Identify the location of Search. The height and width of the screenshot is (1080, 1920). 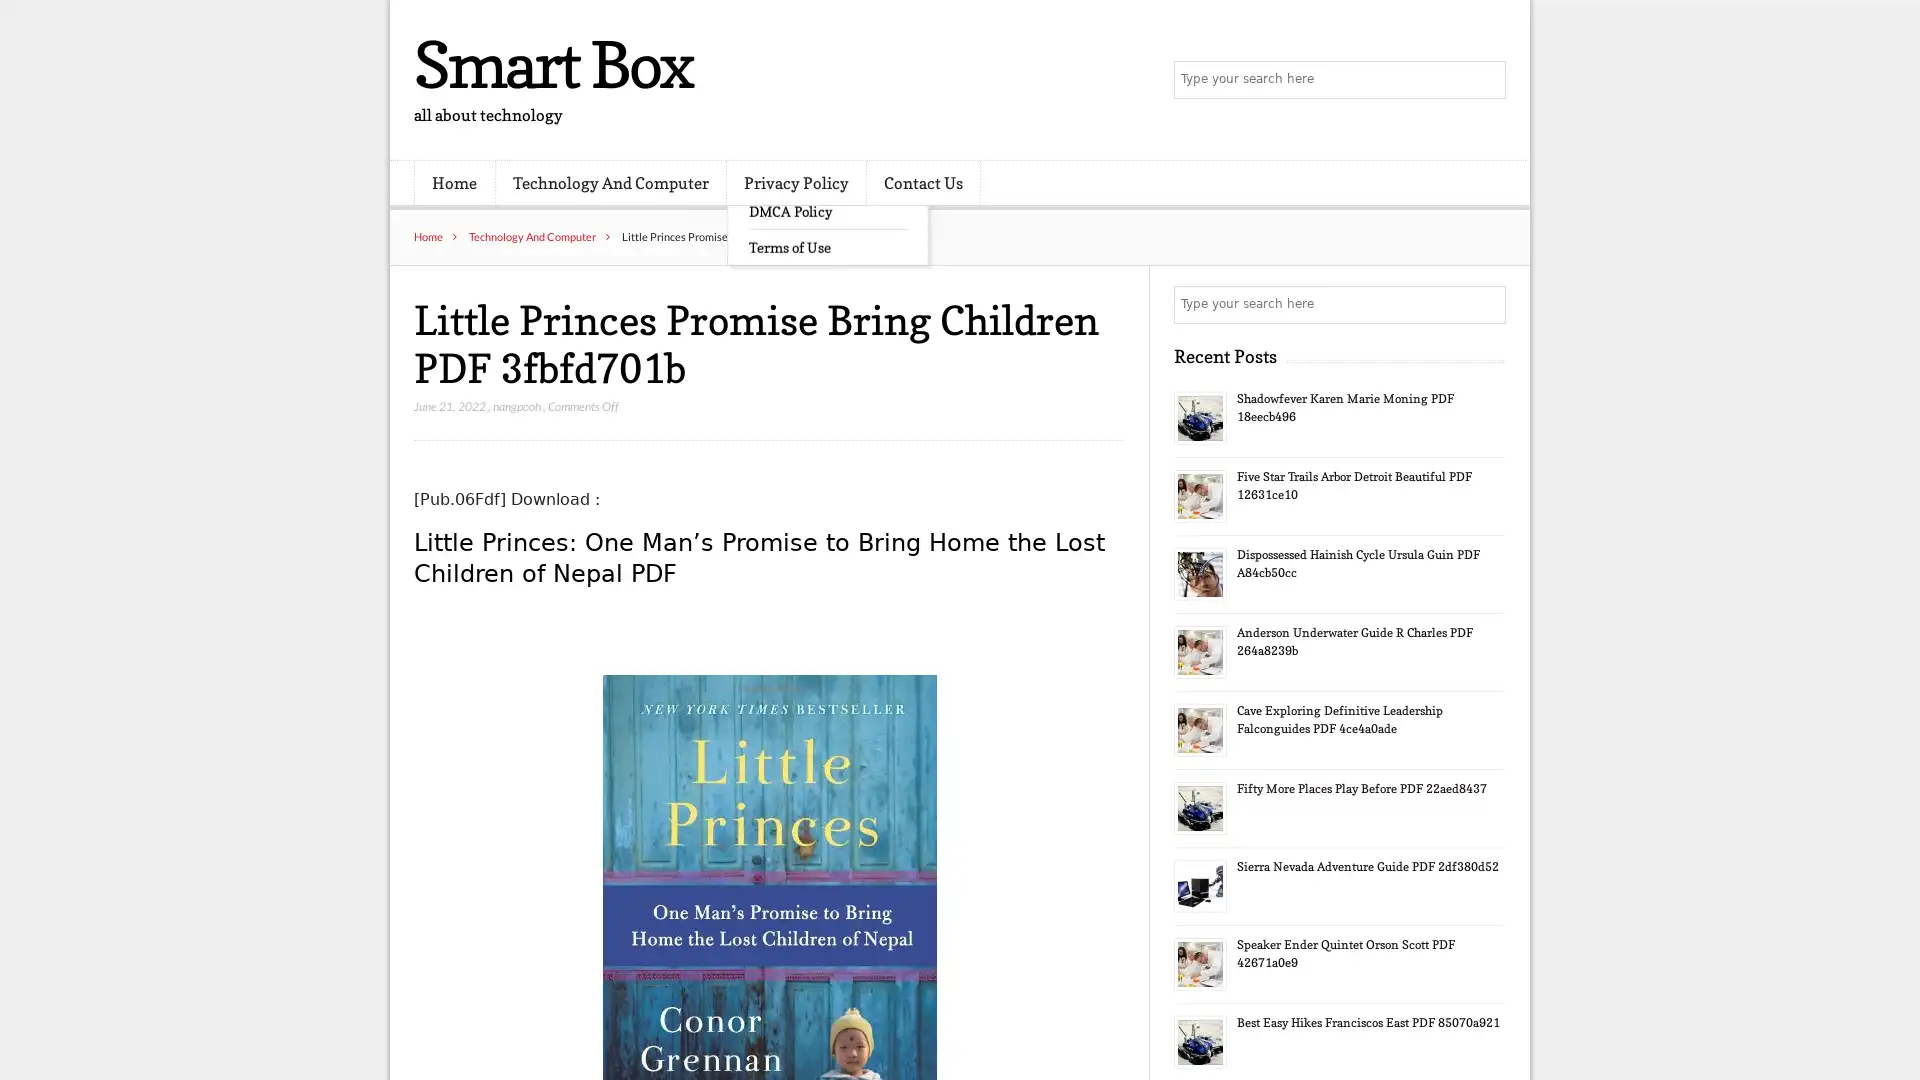
(1485, 304).